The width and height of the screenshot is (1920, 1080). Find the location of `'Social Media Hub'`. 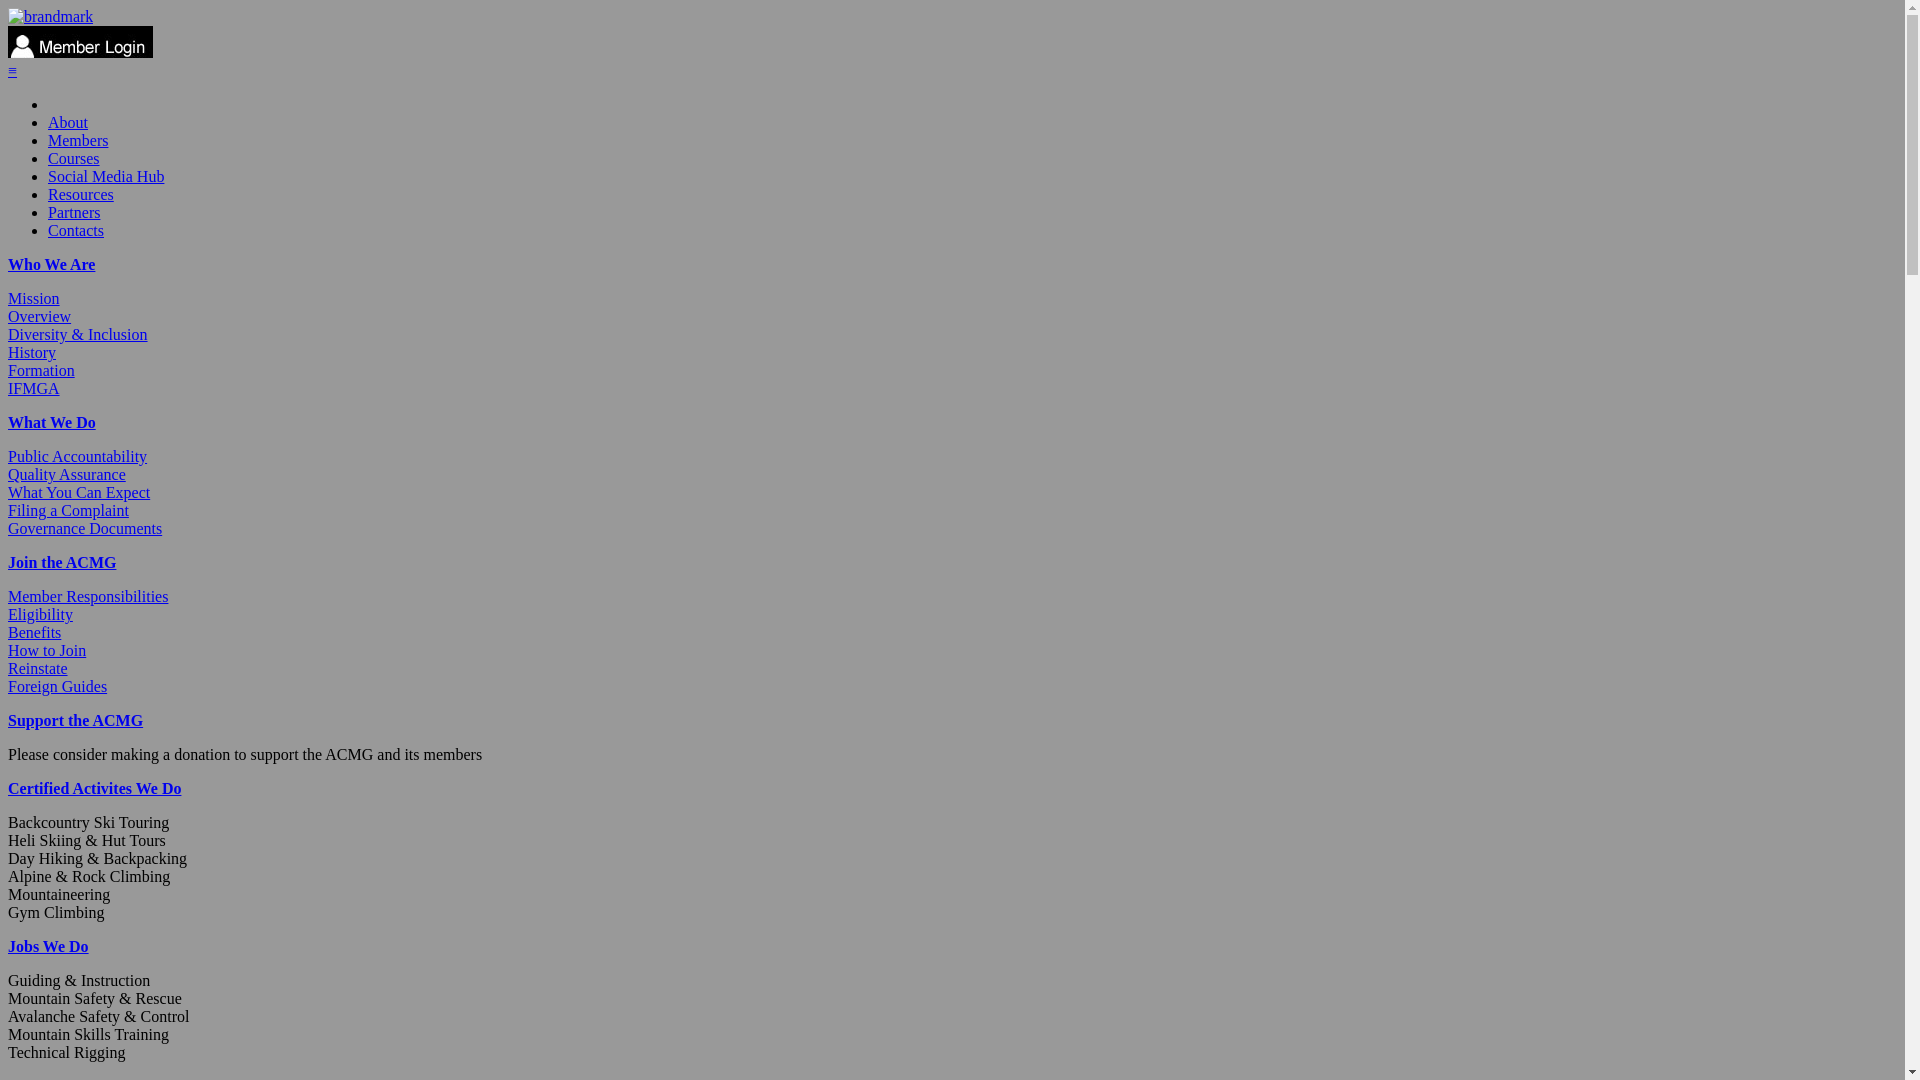

'Social Media Hub' is located at coordinates (104, 175).